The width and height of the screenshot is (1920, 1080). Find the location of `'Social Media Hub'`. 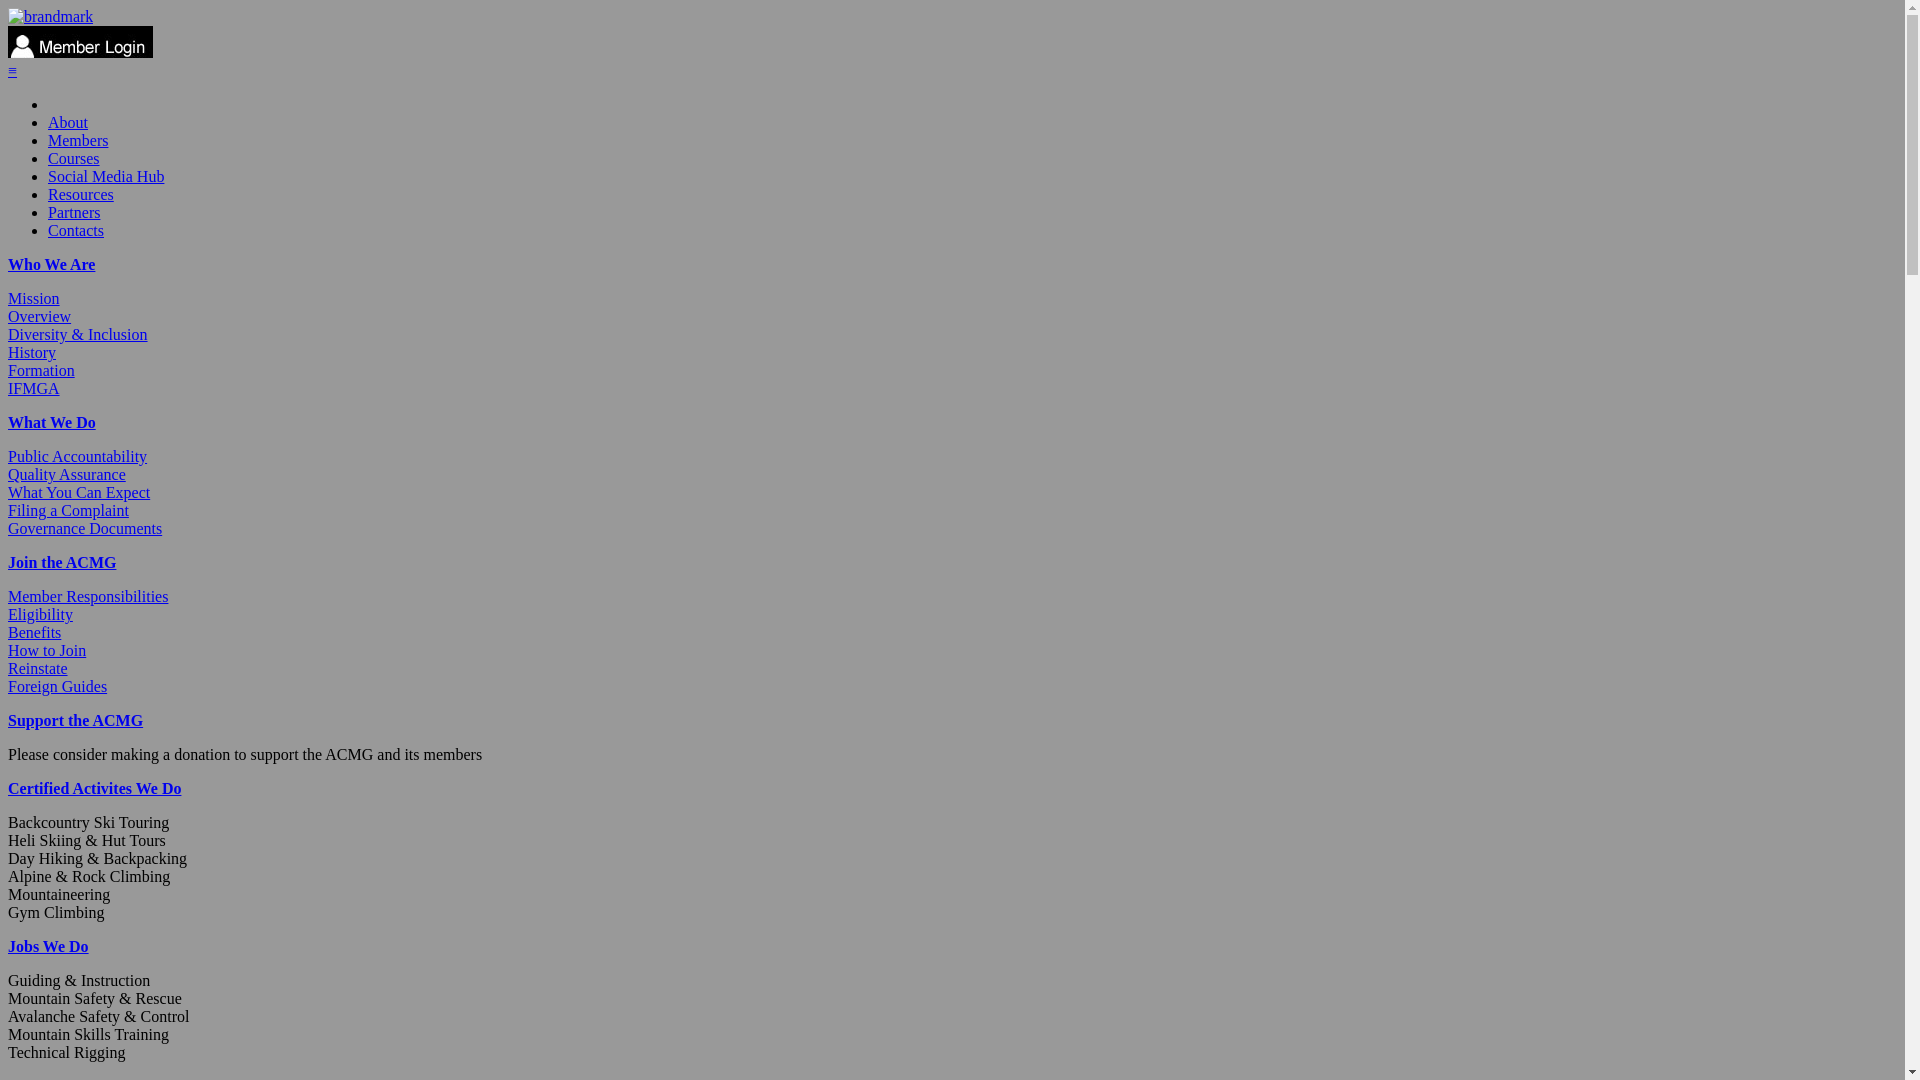

'Social Media Hub' is located at coordinates (104, 175).